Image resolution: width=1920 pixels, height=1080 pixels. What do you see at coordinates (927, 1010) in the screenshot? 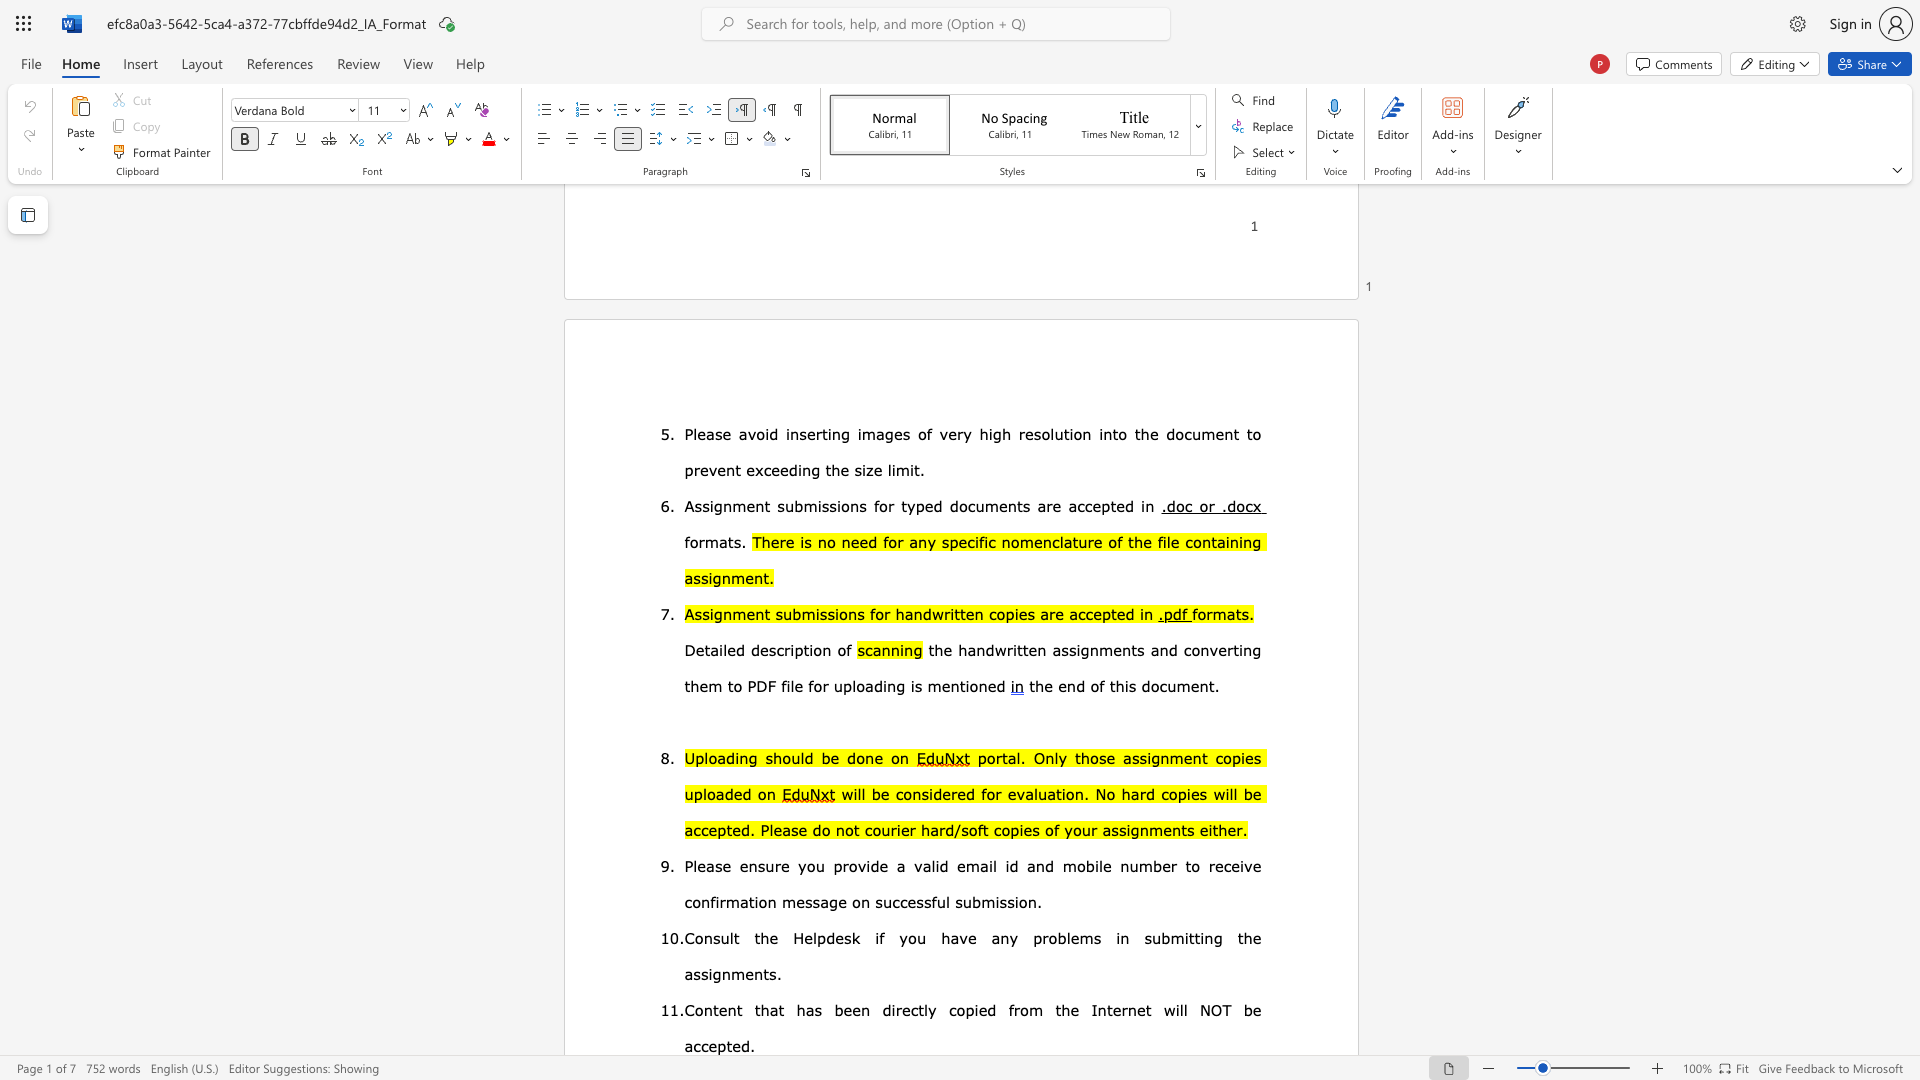
I see `the subset text "y copied from the Internet wil" within the text "Content that has been directly copied from the Internet will NOT be accepted."` at bounding box center [927, 1010].